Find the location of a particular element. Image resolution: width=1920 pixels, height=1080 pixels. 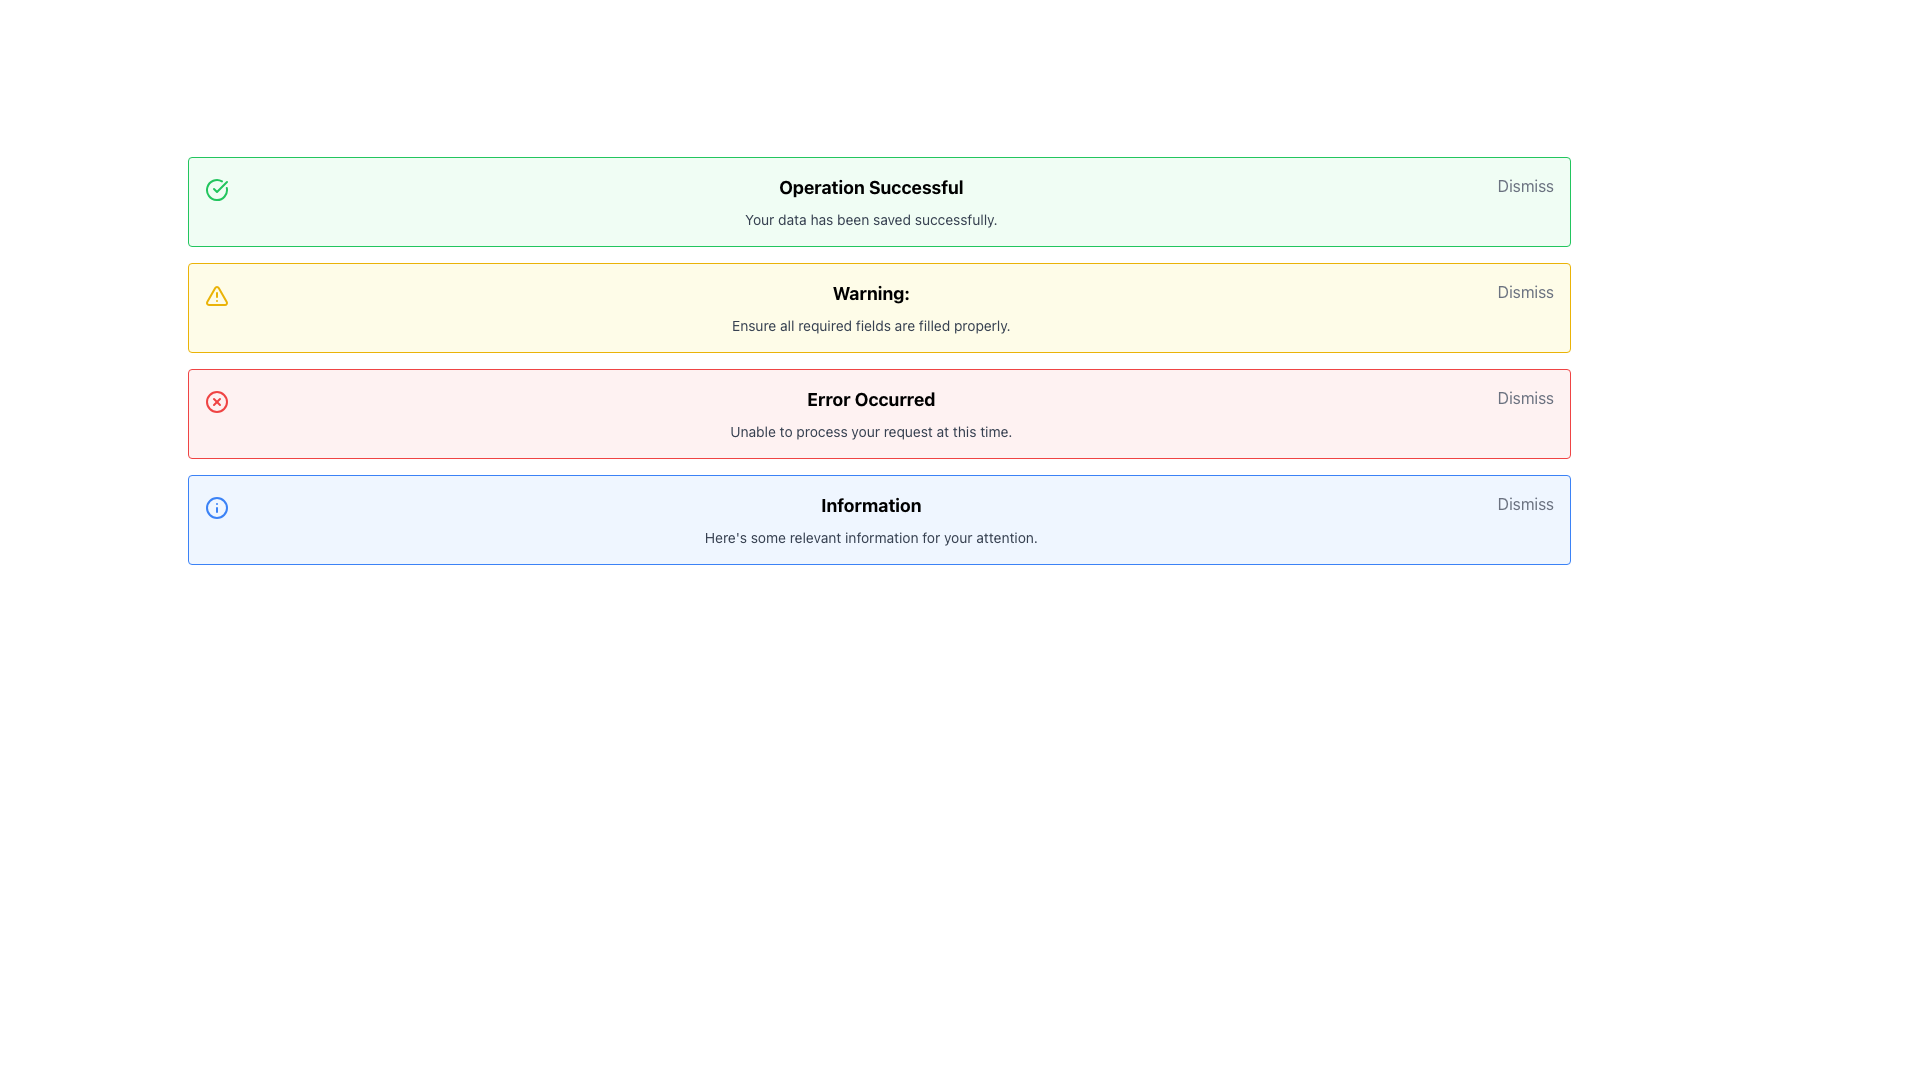

the decorative SVG Circle Element within the fourth notification box labeled 'Information' at the bottom of the interface is located at coordinates (216, 507).